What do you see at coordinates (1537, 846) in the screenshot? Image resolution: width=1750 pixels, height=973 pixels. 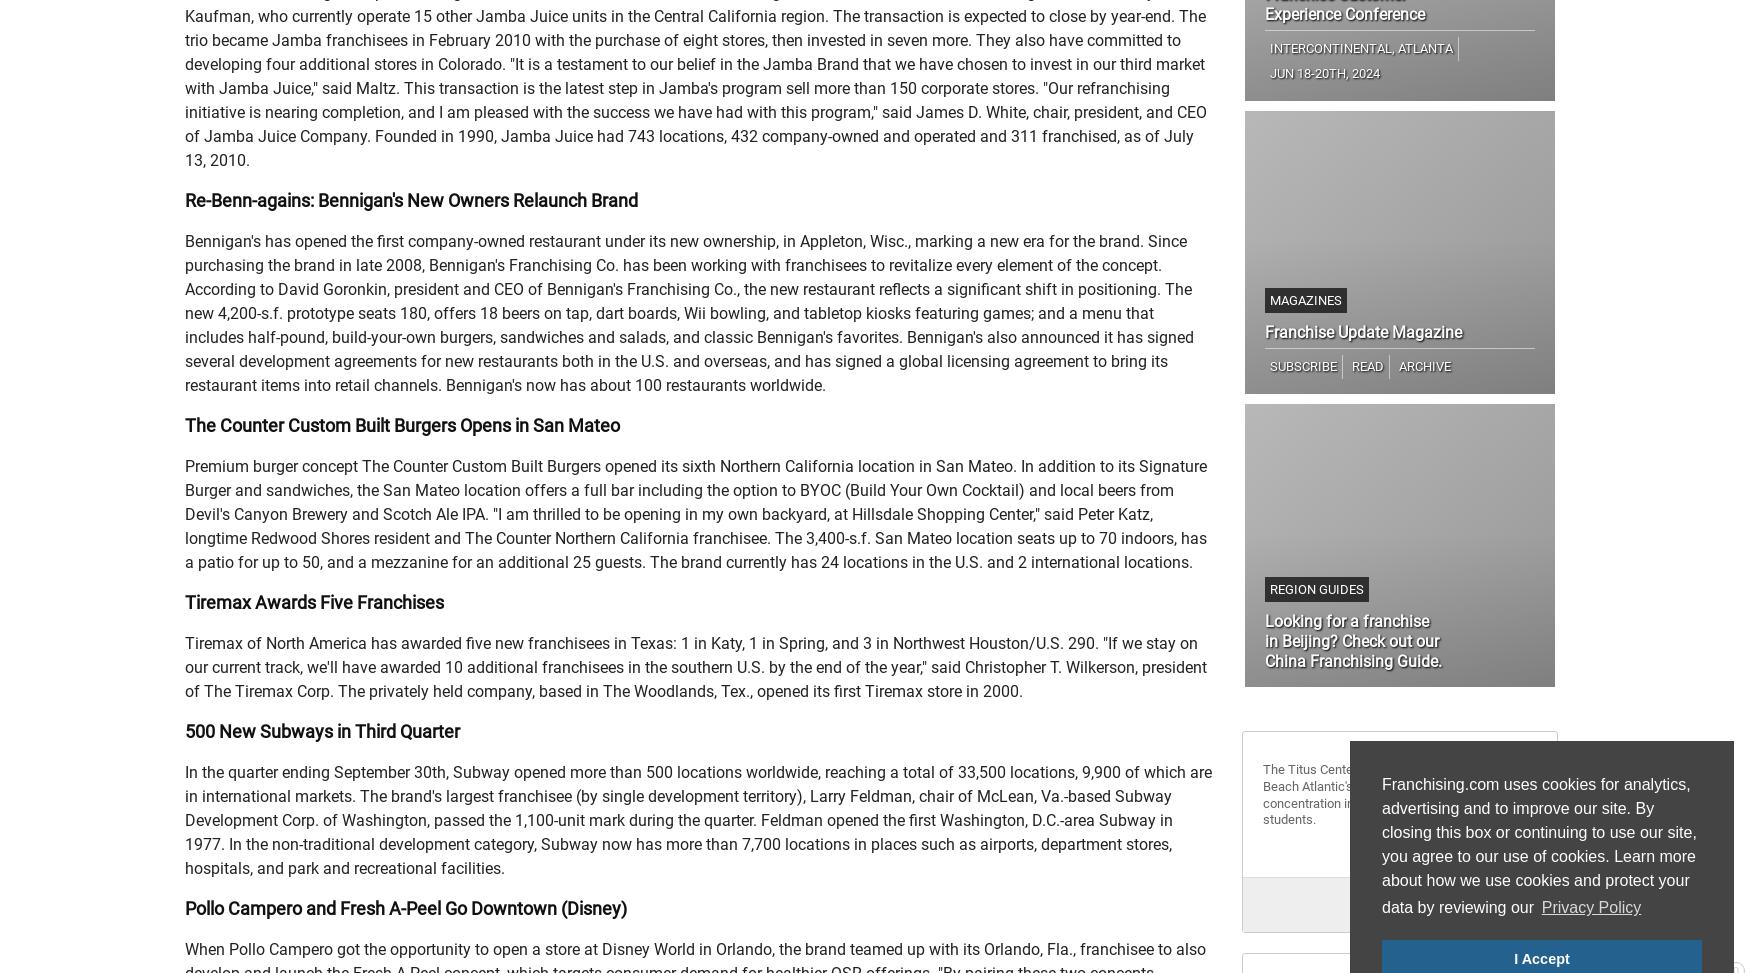 I see `'Franchising.com uses cookies for analytics, advertising and to improve our site. By closing this box or continuing to use our site, you agree to our use of cookies. Learn more about how we use cookies and protect your data by reviewing our'` at bounding box center [1537, 846].